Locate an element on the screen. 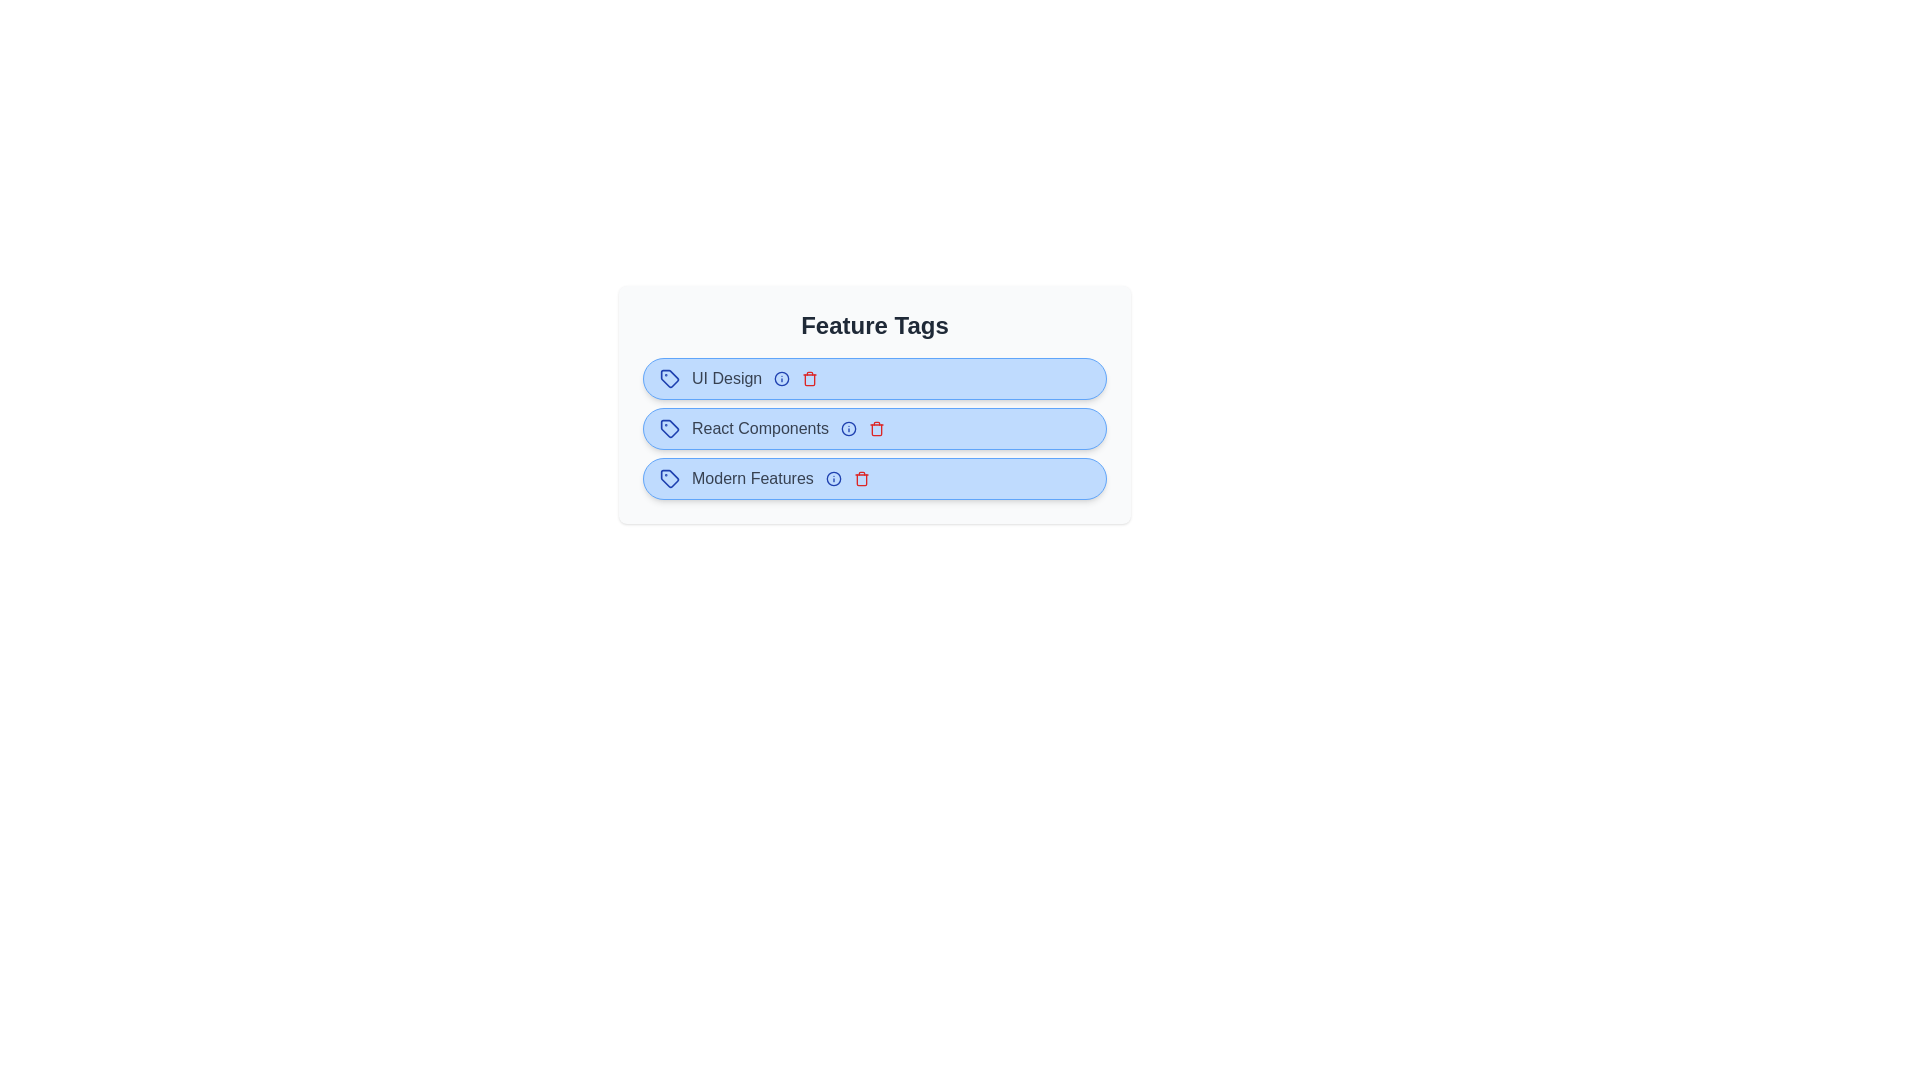 Image resolution: width=1920 pixels, height=1080 pixels. the info icon of the tag labeled Modern Features to view its information is located at coordinates (833, 478).